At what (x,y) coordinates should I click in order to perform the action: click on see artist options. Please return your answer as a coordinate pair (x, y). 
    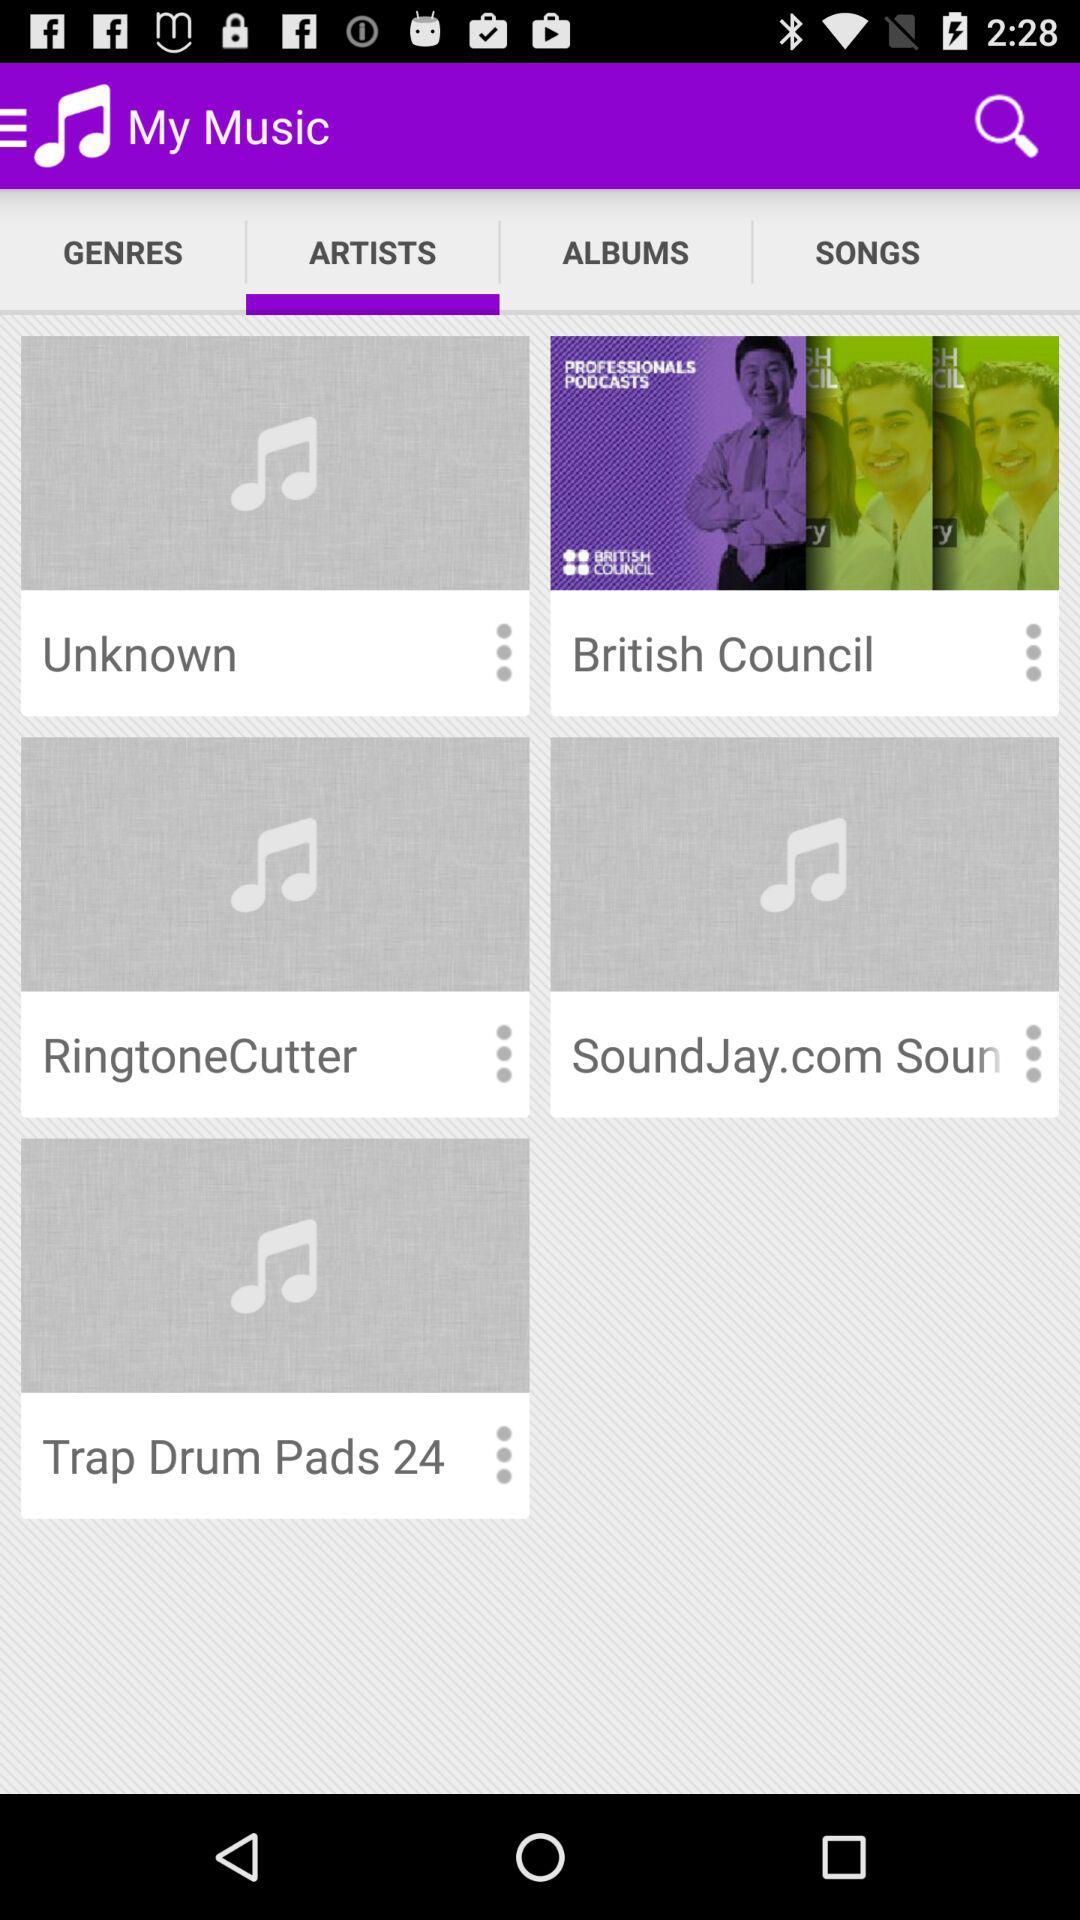
    Looking at the image, I should click on (1032, 653).